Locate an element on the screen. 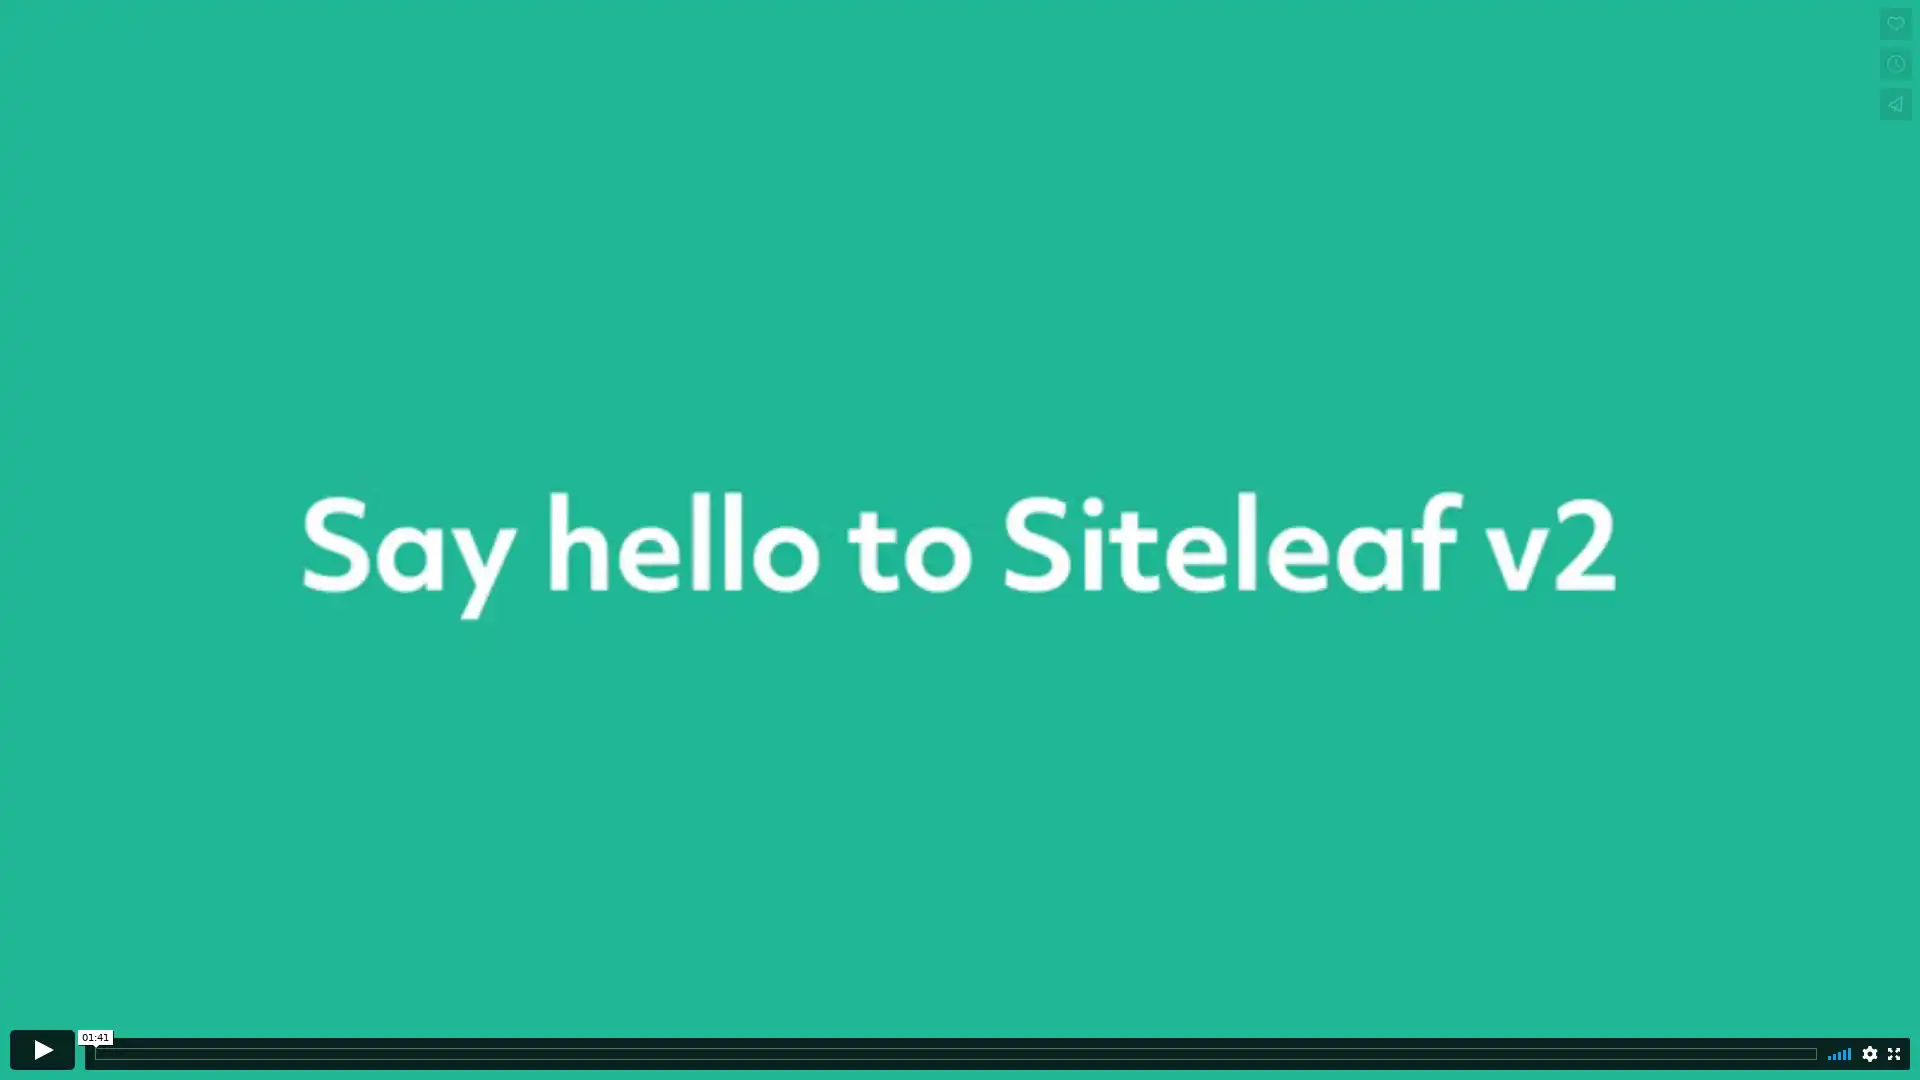 The height and width of the screenshot is (1080, 1920). Add to Watch Later (this opens in a new window) is located at coordinates (1895, 63).